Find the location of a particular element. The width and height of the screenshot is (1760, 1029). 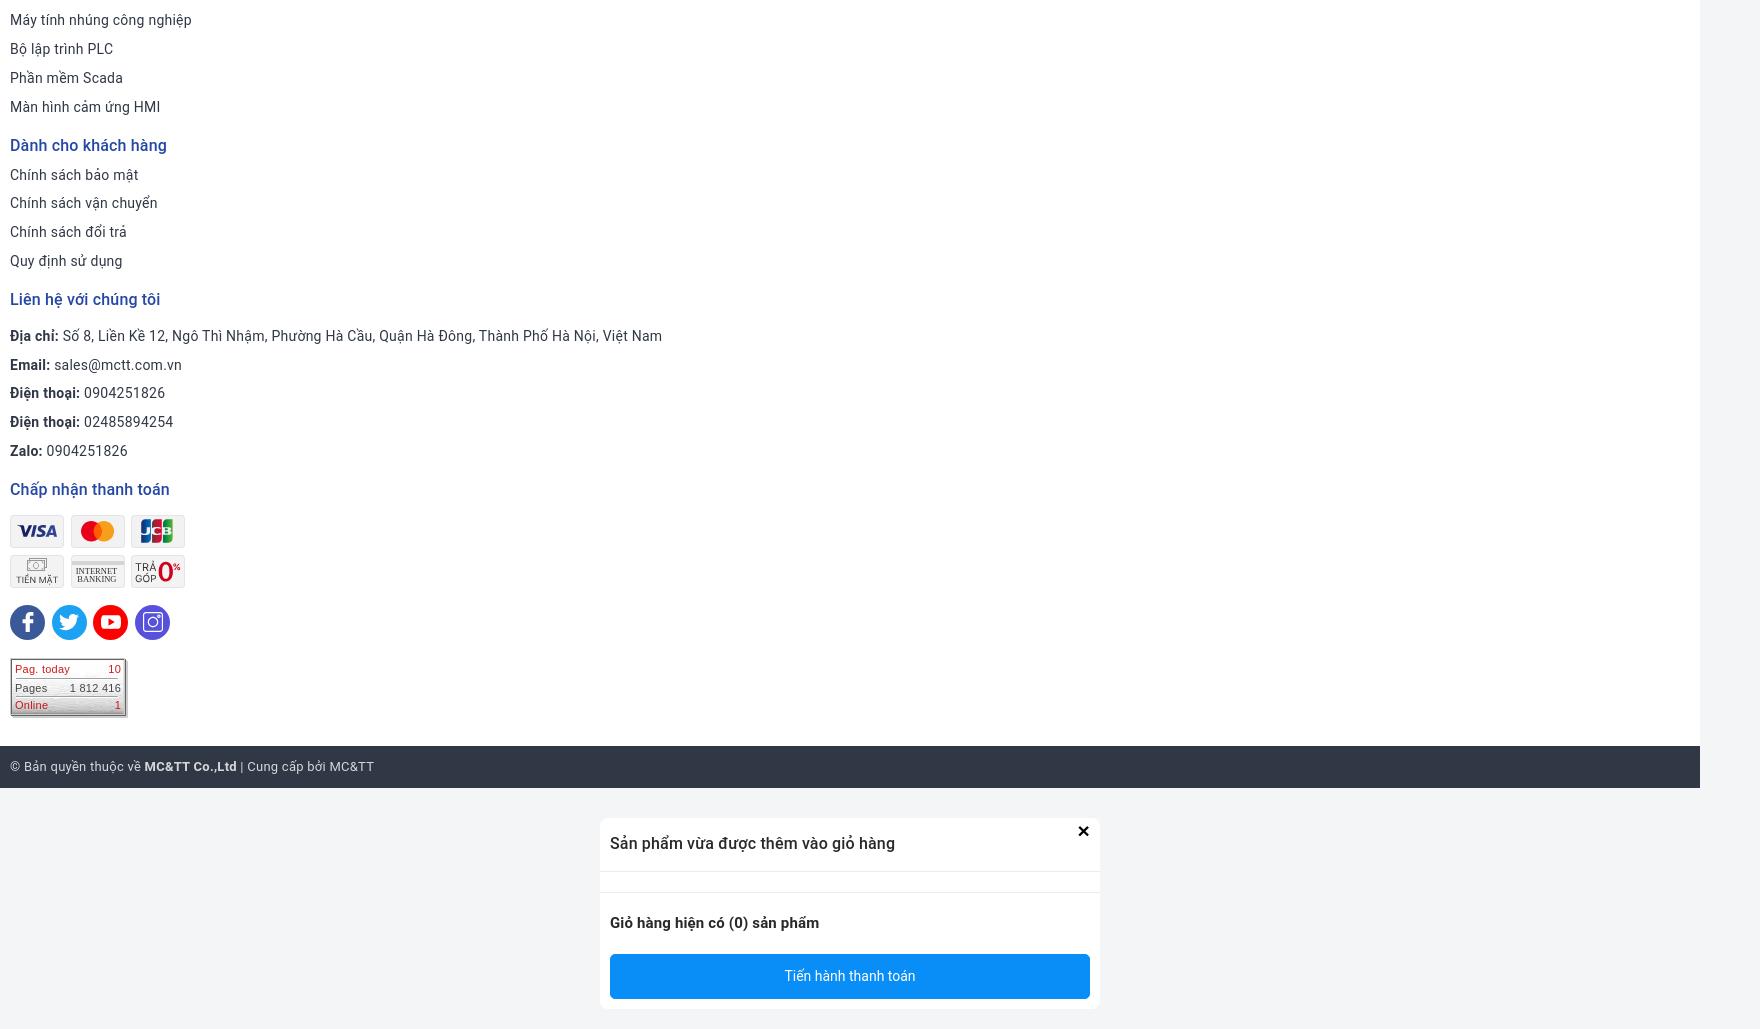

'Máy tính nhúng công nghiệp' is located at coordinates (100, 19).